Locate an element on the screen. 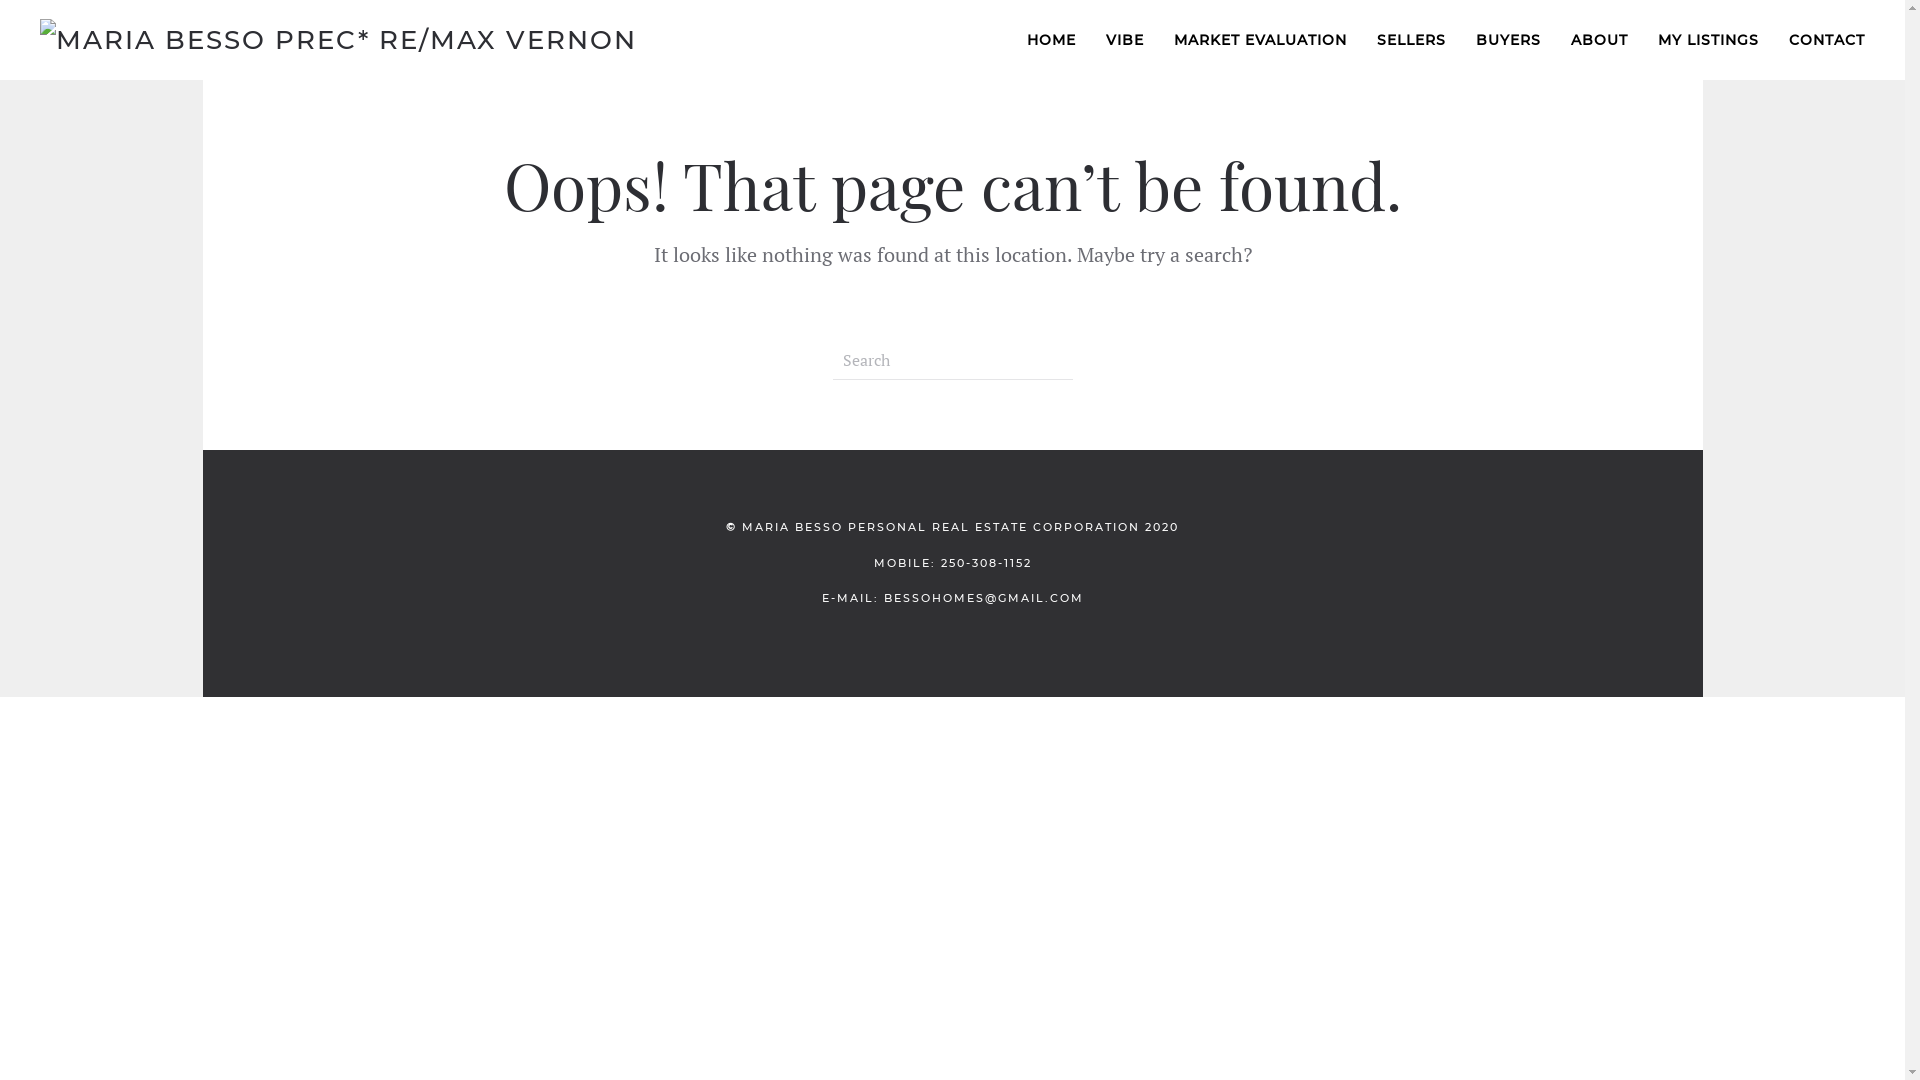 The height and width of the screenshot is (1080, 1920). 'SELLERS' is located at coordinates (1410, 39).